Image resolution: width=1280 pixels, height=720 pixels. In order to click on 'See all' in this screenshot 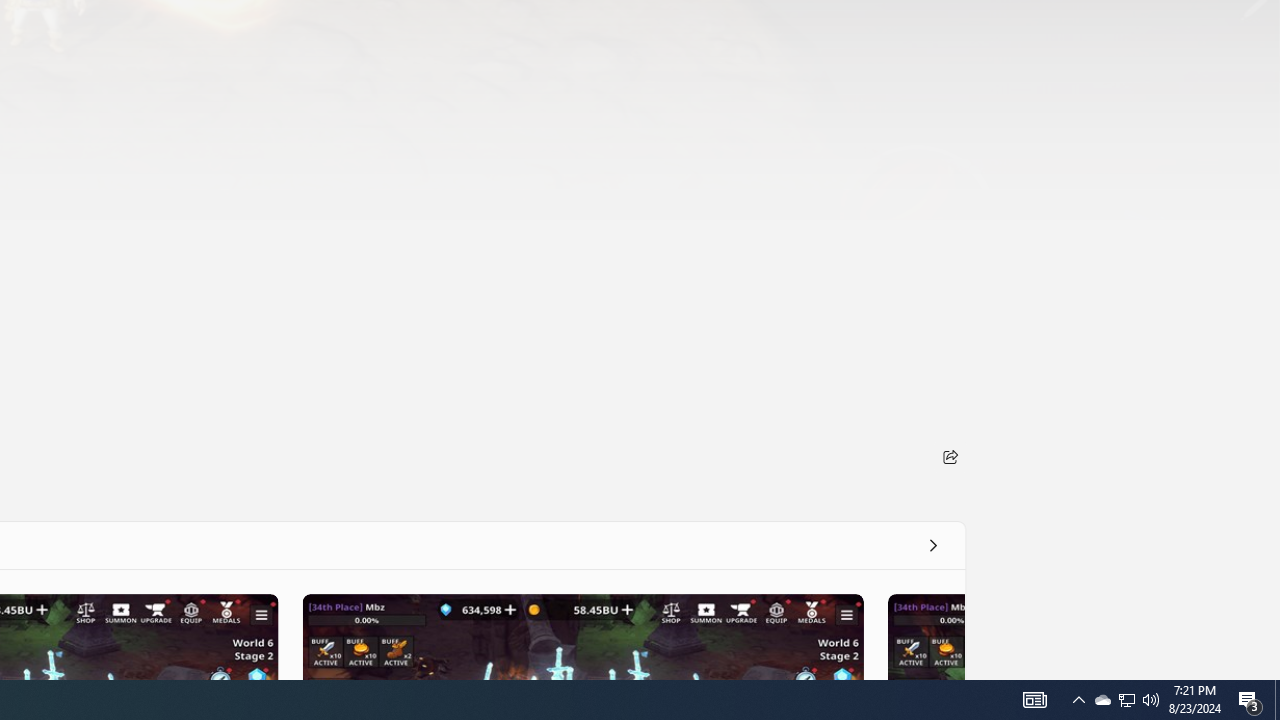, I will do `click(931, 545)`.